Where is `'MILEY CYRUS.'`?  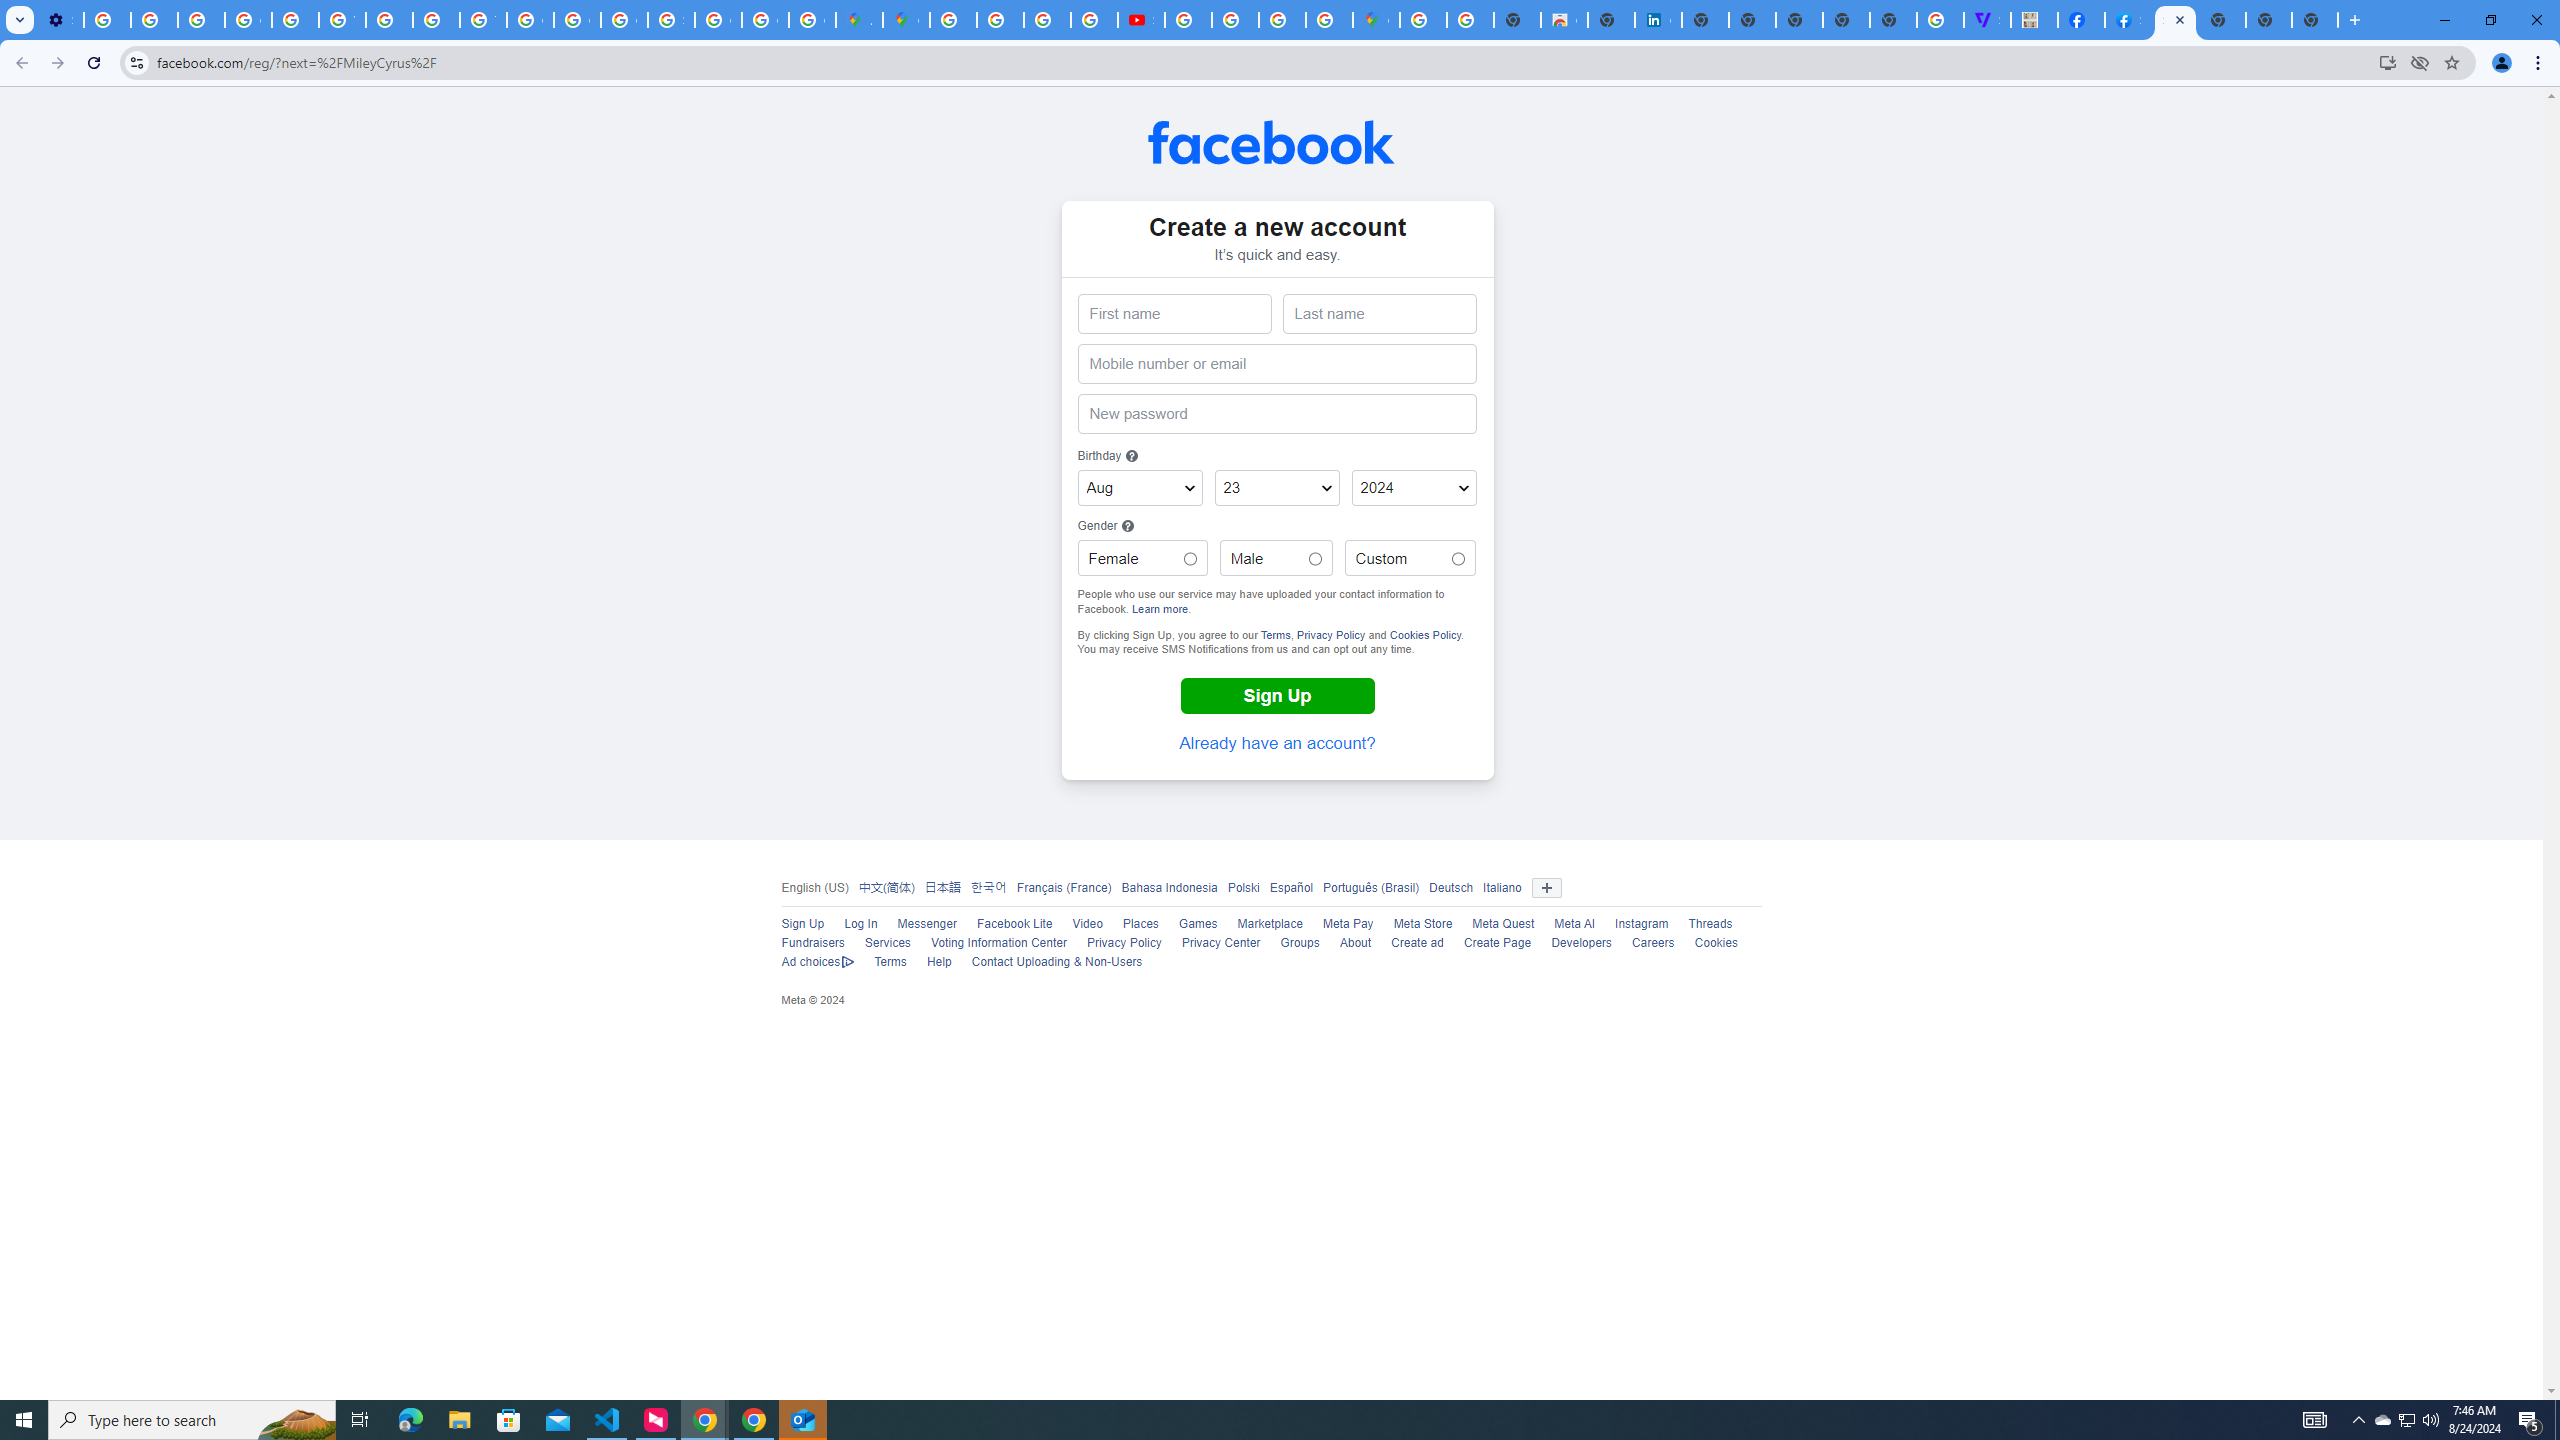
'MILEY CYRUS.' is located at coordinates (2033, 19).